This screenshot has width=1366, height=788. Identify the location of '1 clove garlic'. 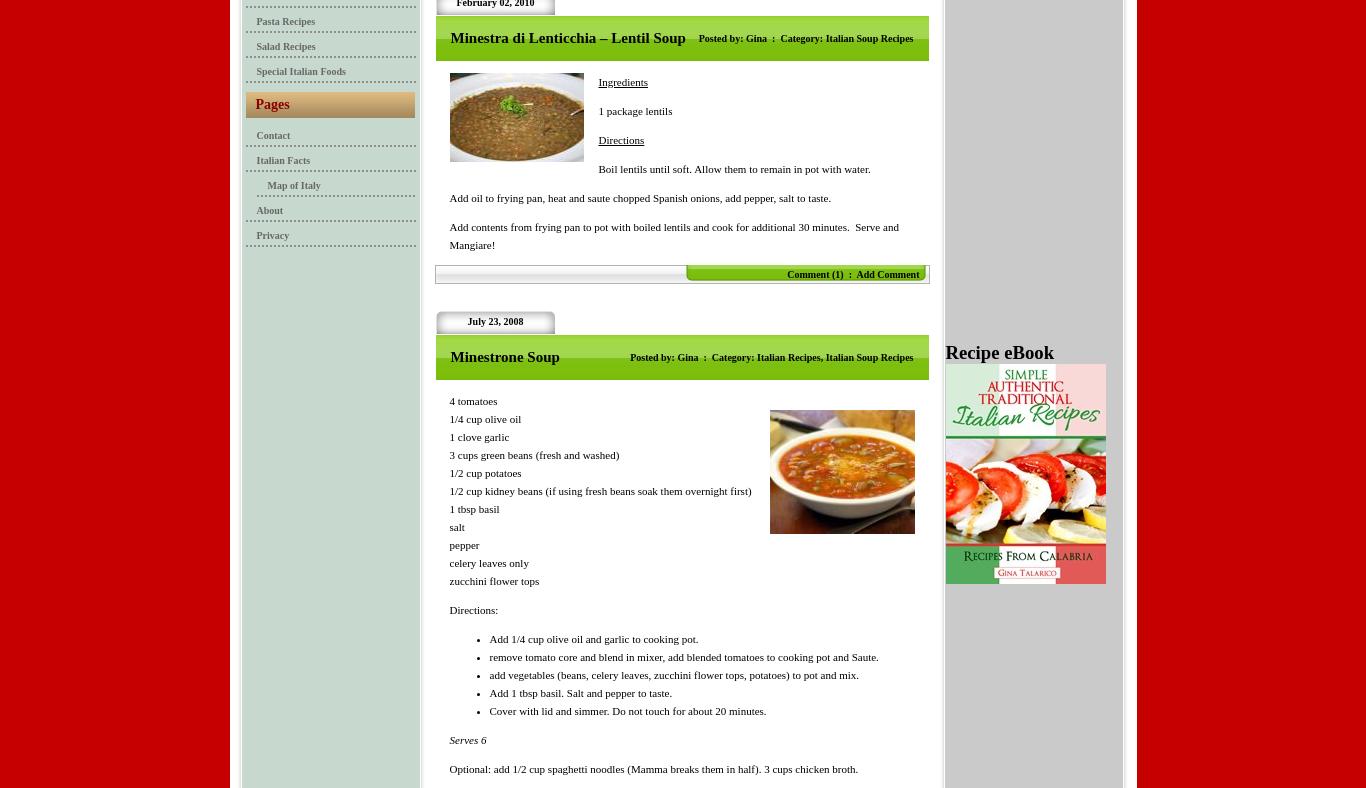
(479, 436).